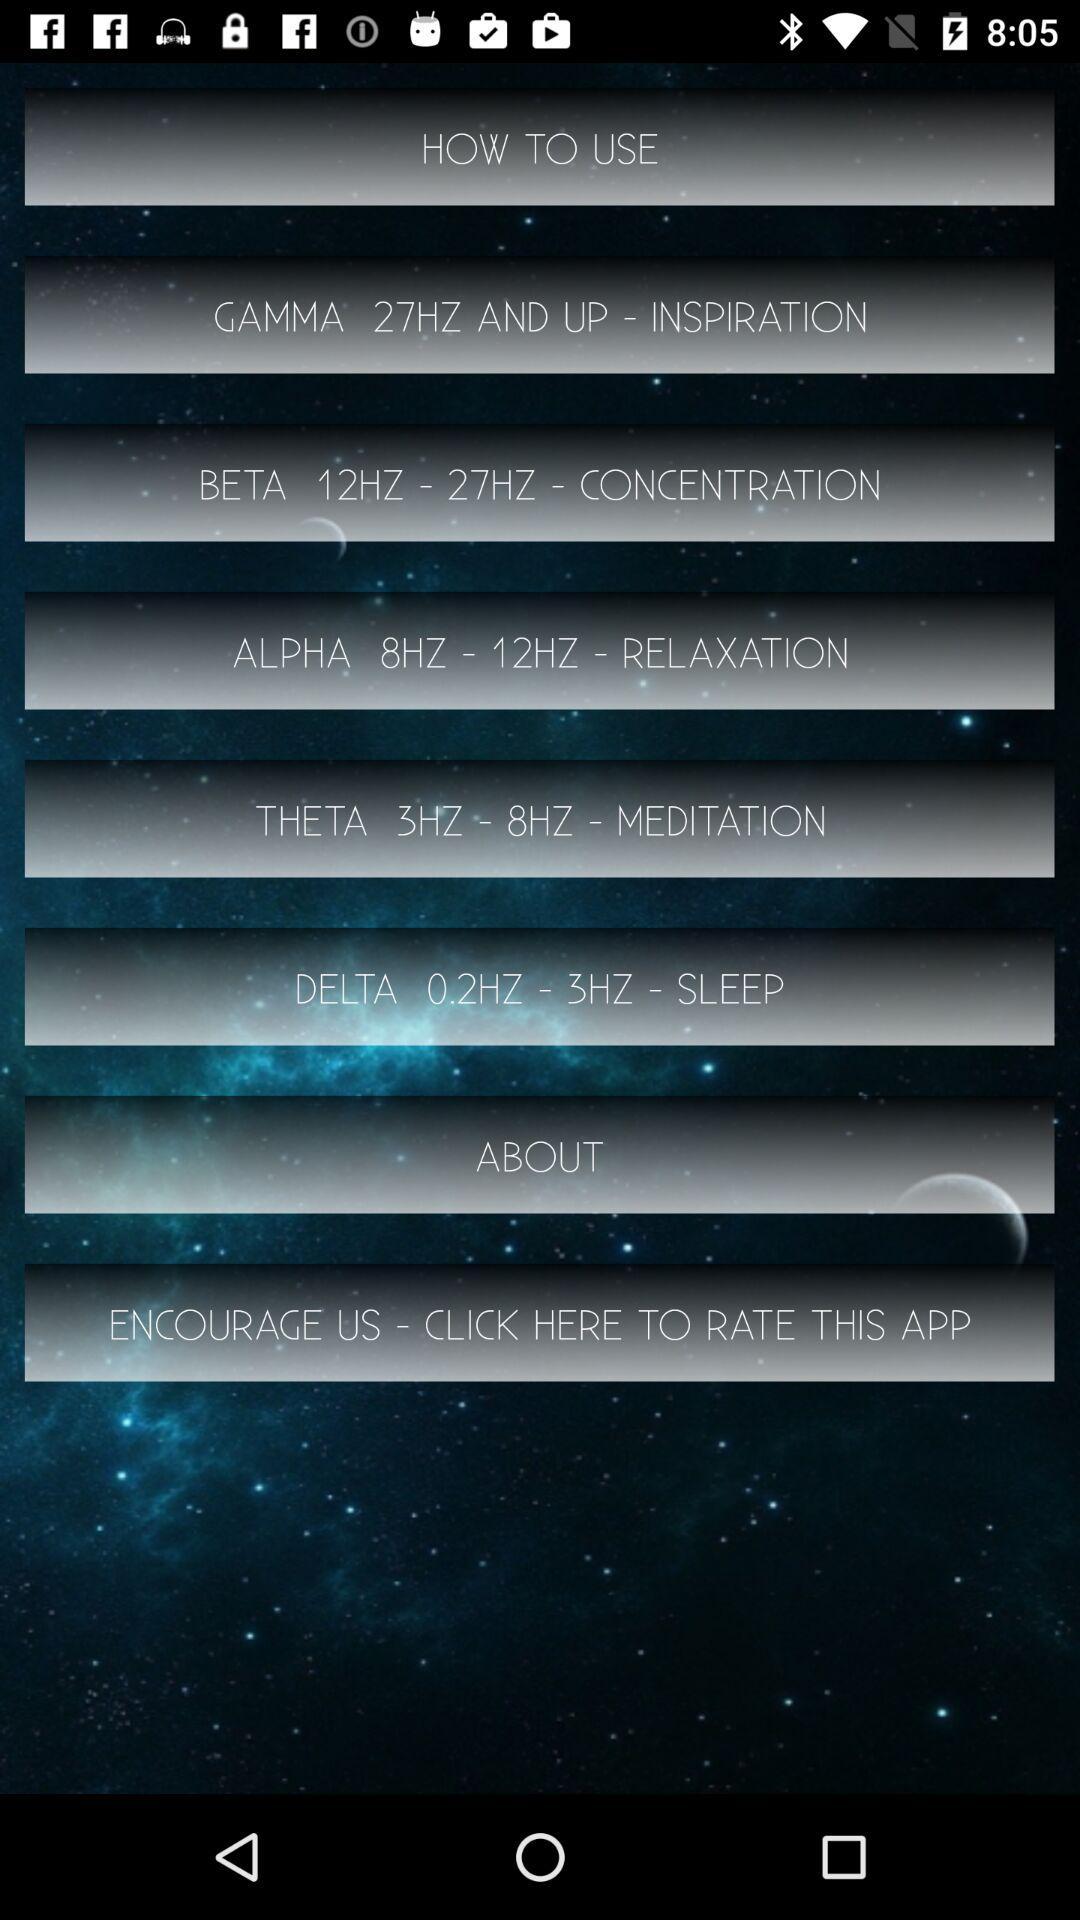 The width and height of the screenshot is (1080, 1920). What do you see at coordinates (540, 1155) in the screenshot?
I see `the icon above the encourage us click item` at bounding box center [540, 1155].